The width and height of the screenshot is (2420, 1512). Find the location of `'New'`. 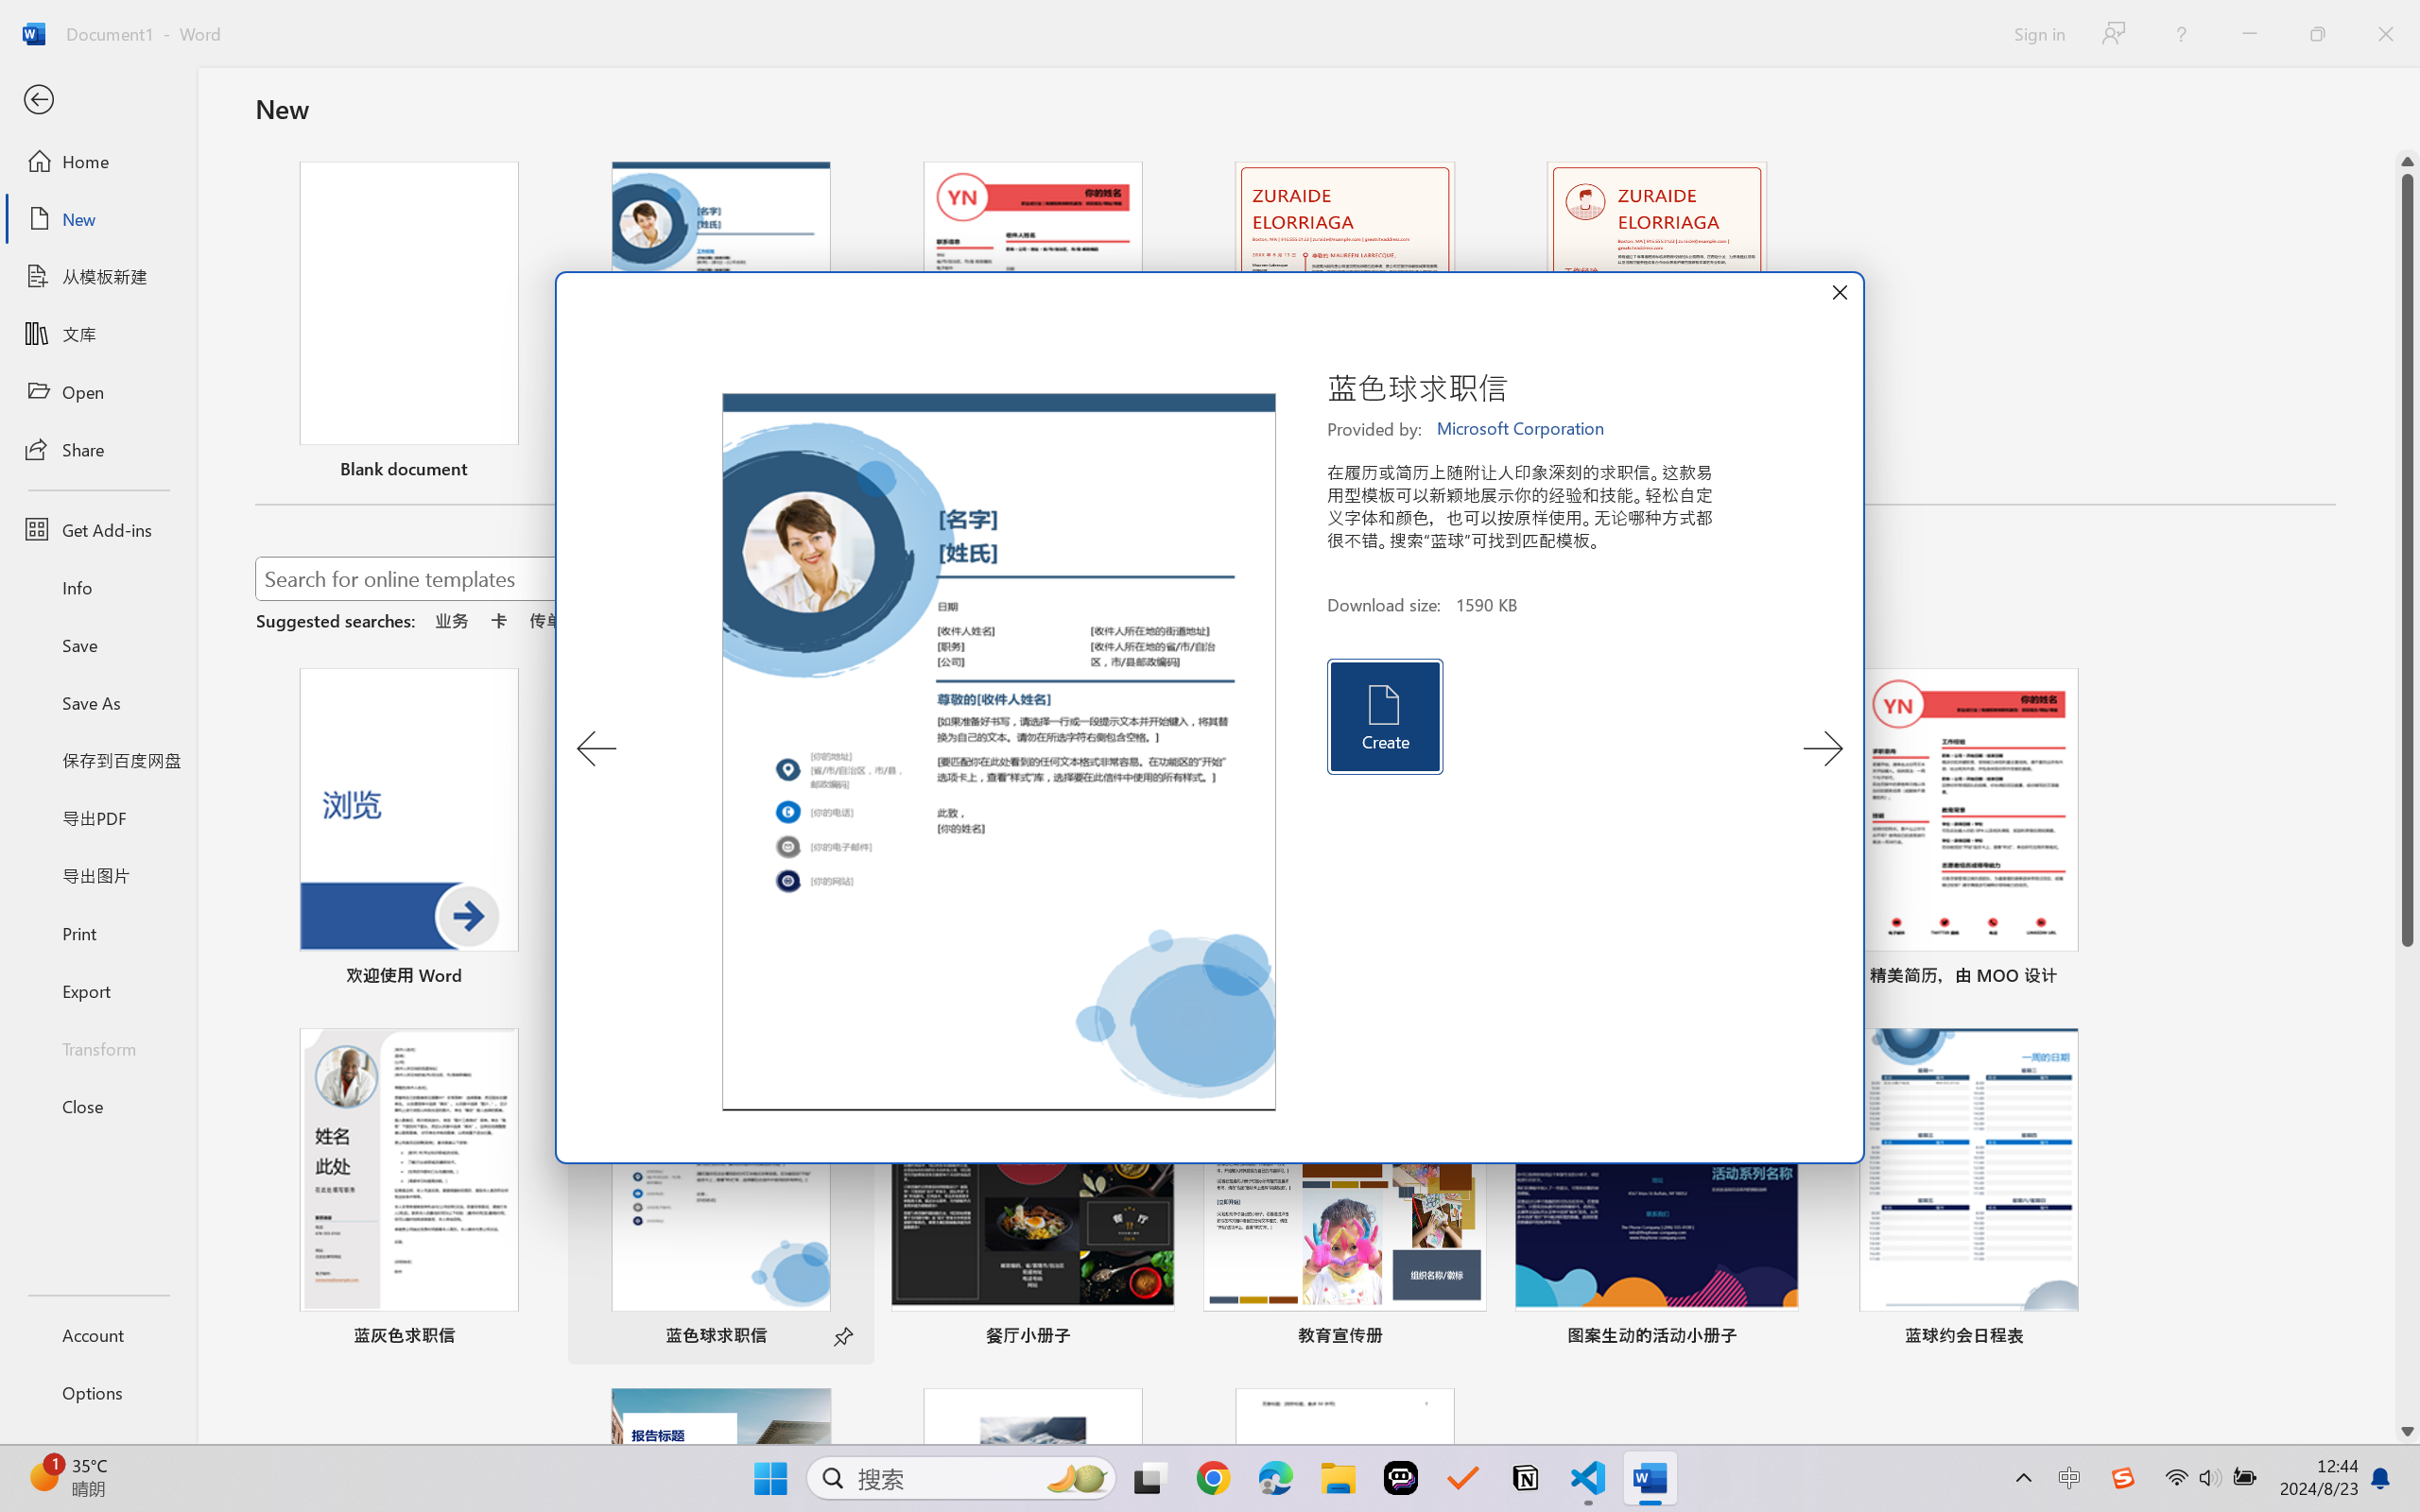

'New' is located at coordinates (97, 217).